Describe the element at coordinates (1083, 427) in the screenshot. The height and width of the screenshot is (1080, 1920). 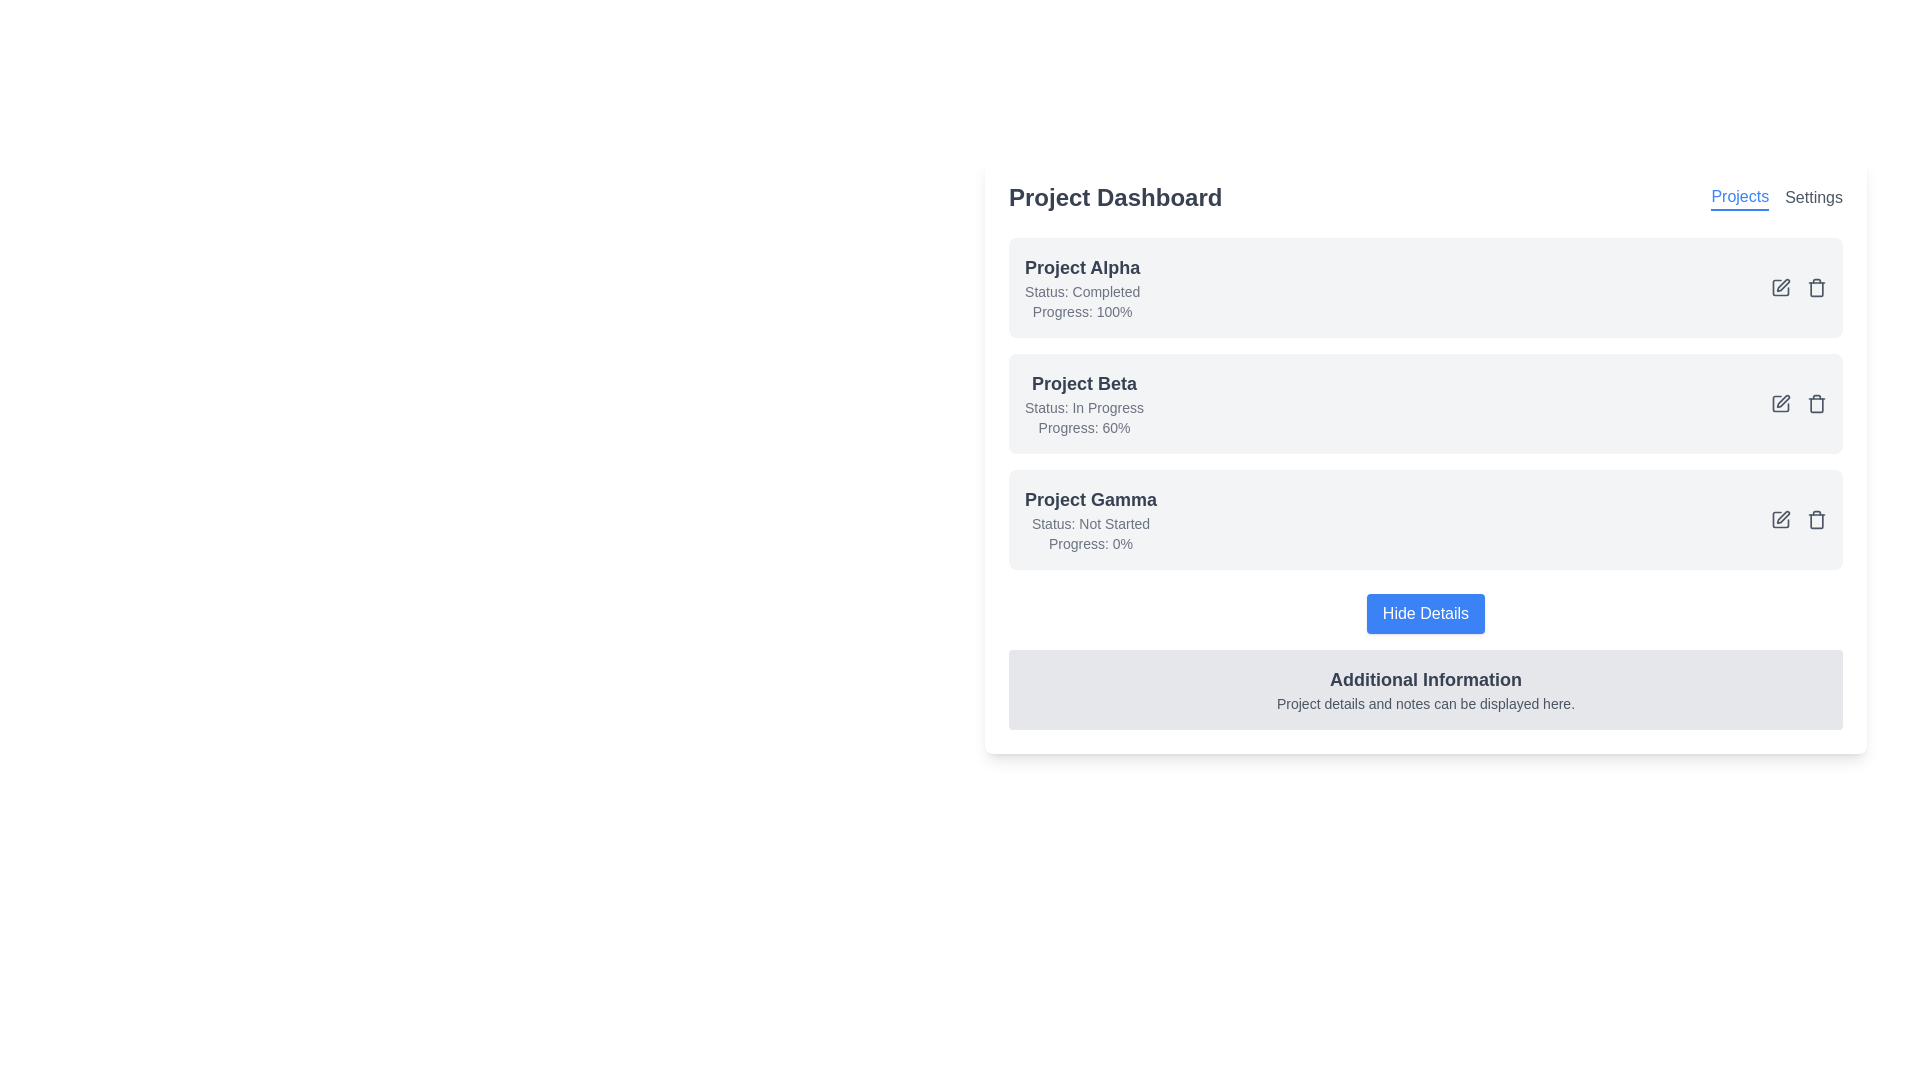
I see `the text label displaying 'Progress: 60%' which is located below the 'Status: In Progress' text in the 'Project Beta' information area` at that location.